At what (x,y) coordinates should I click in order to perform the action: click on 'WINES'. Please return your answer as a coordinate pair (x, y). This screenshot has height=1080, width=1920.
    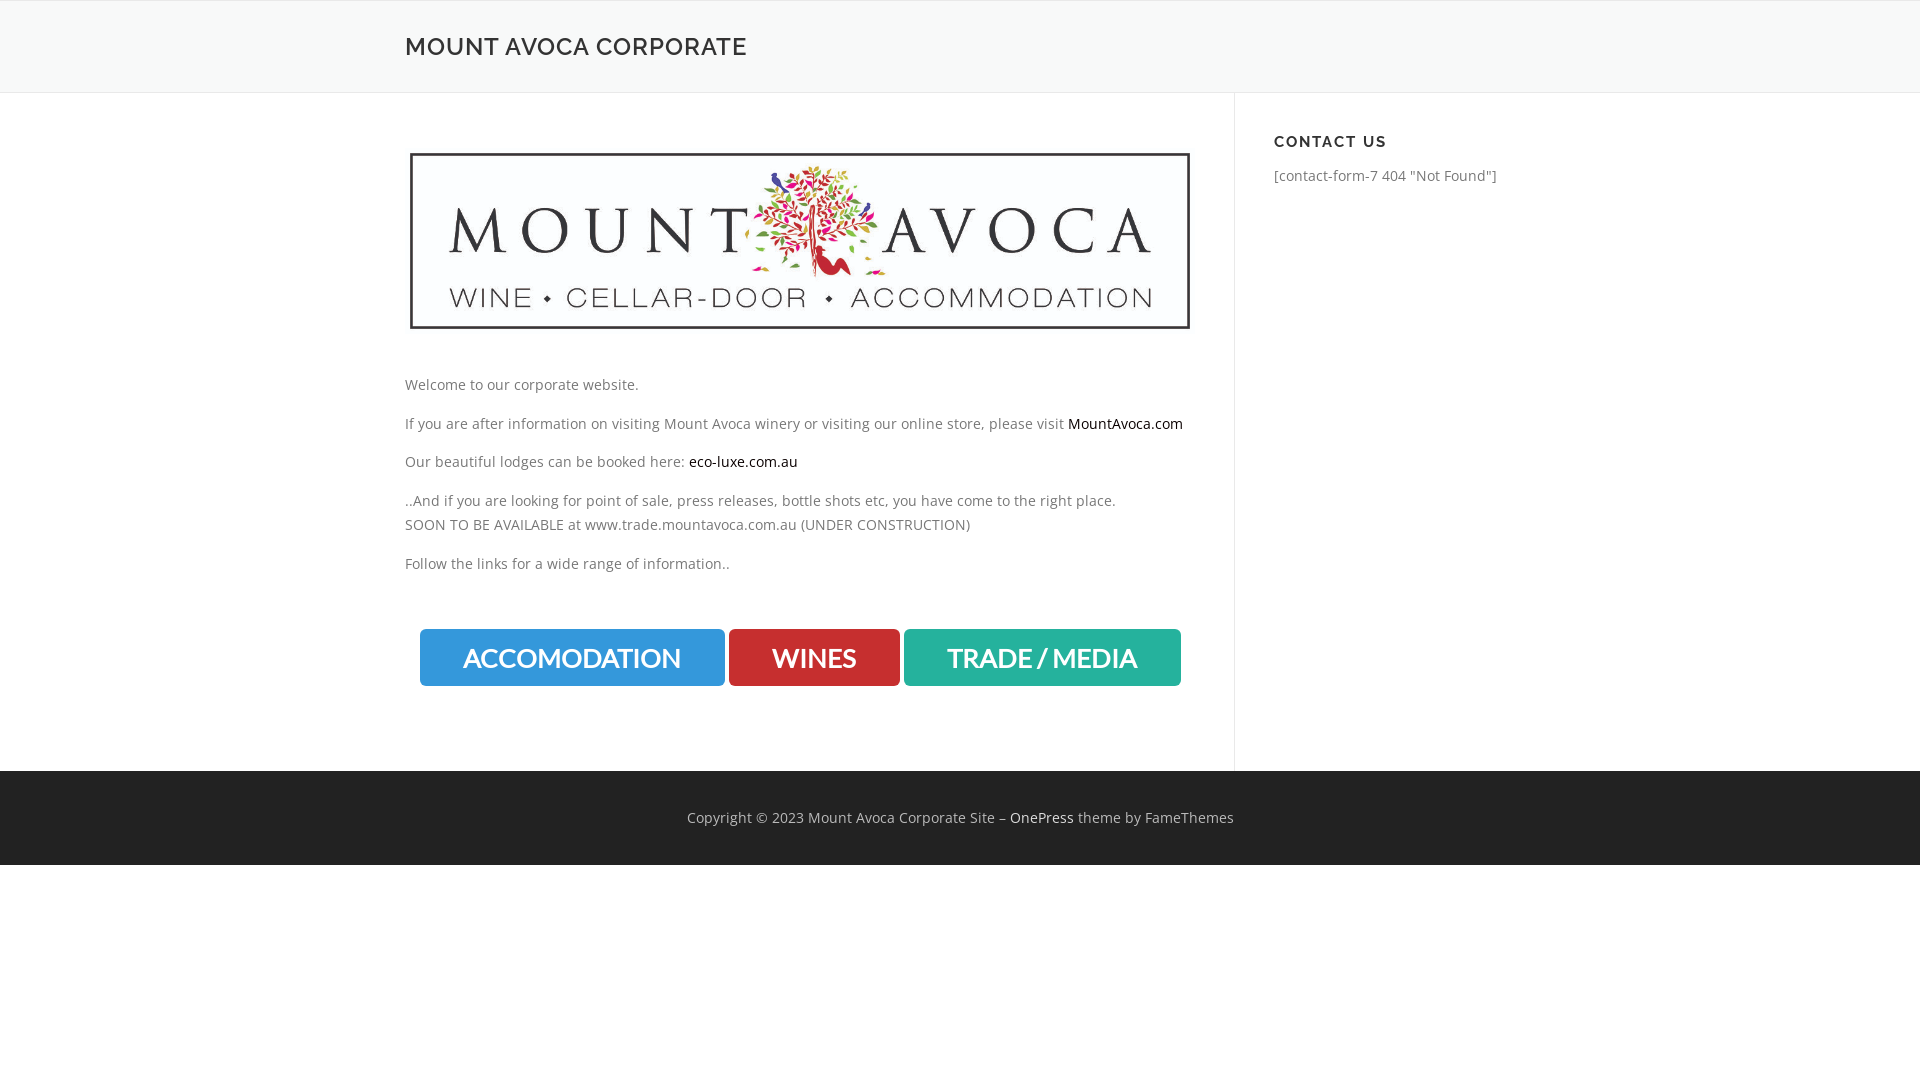
    Looking at the image, I should click on (727, 657).